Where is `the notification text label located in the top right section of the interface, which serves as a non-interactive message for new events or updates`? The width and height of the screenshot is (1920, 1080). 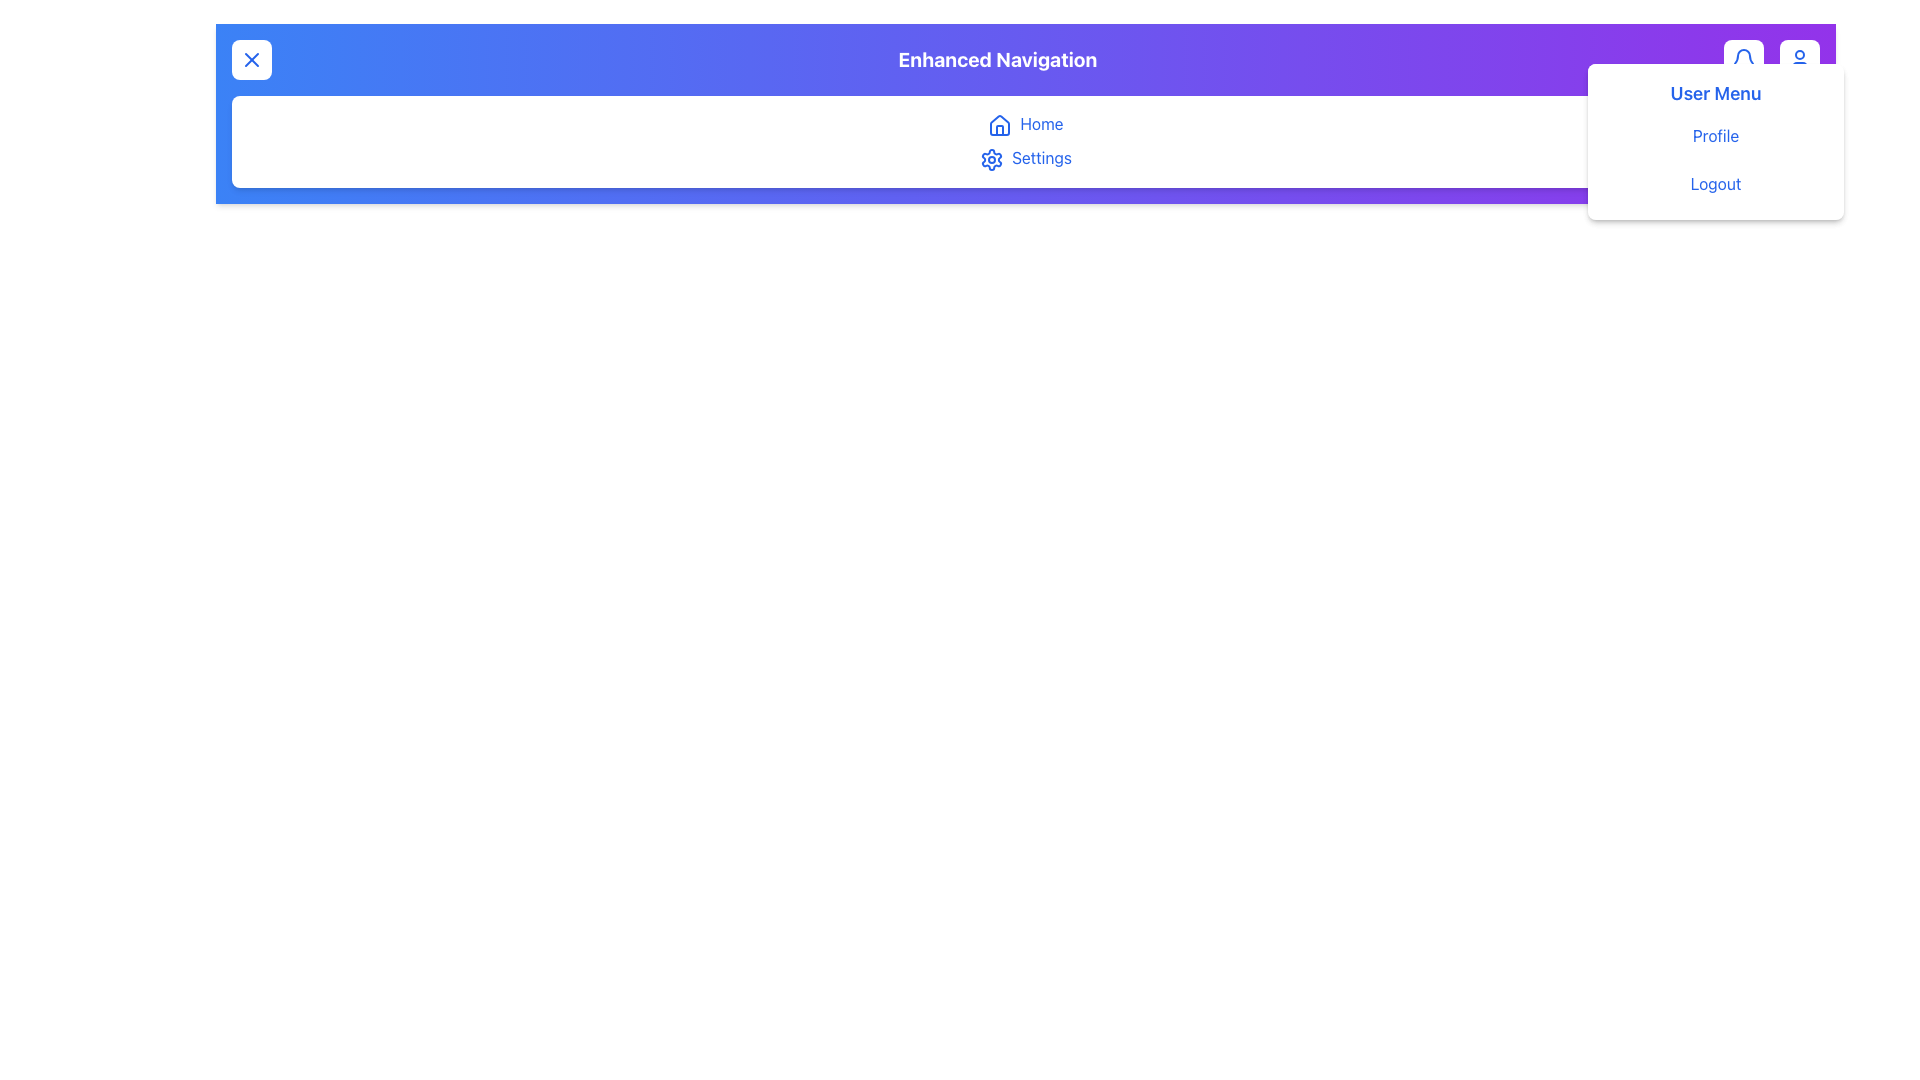 the notification text label located in the top right section of the interface, which serves as a non-interactive message for new events or updates is located at coordinates (1715, 135).